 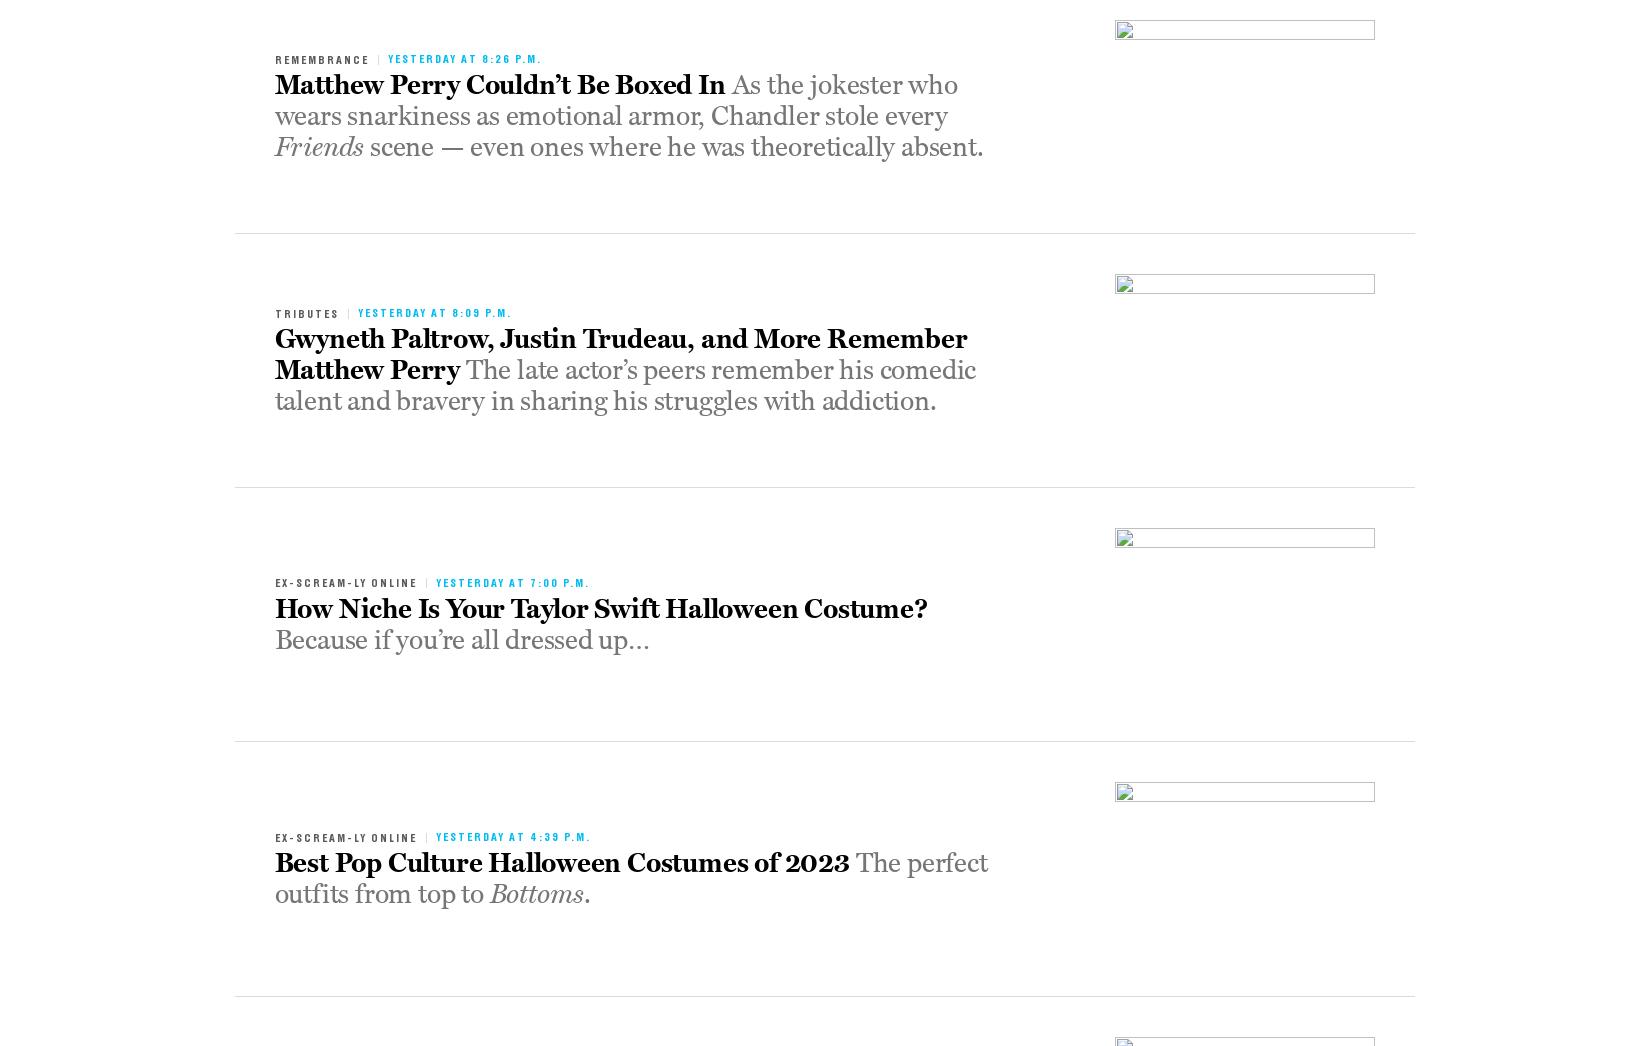 I want to click on 'Yesterday at 8:09 p.m.', so click(x=433, y=312).